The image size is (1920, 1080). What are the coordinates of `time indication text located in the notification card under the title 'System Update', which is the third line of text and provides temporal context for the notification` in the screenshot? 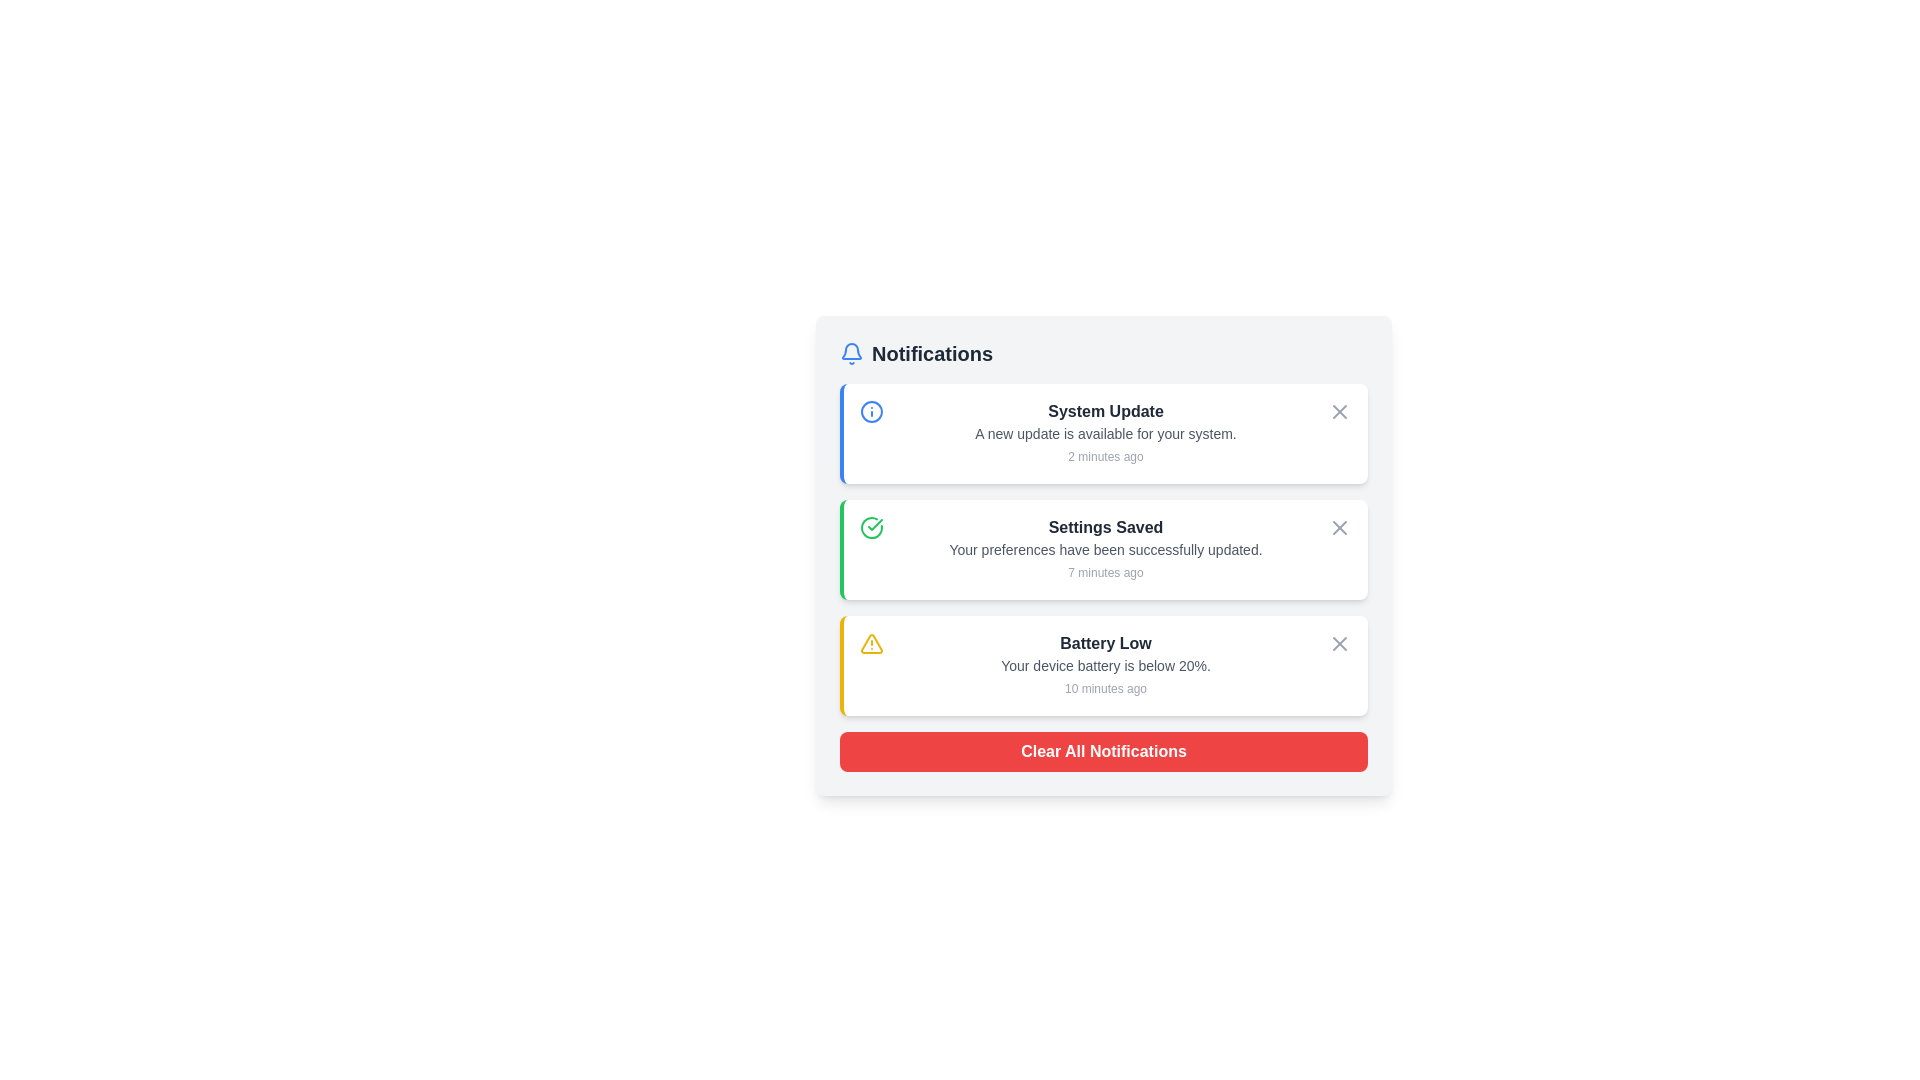 It's located at (1104, 456).